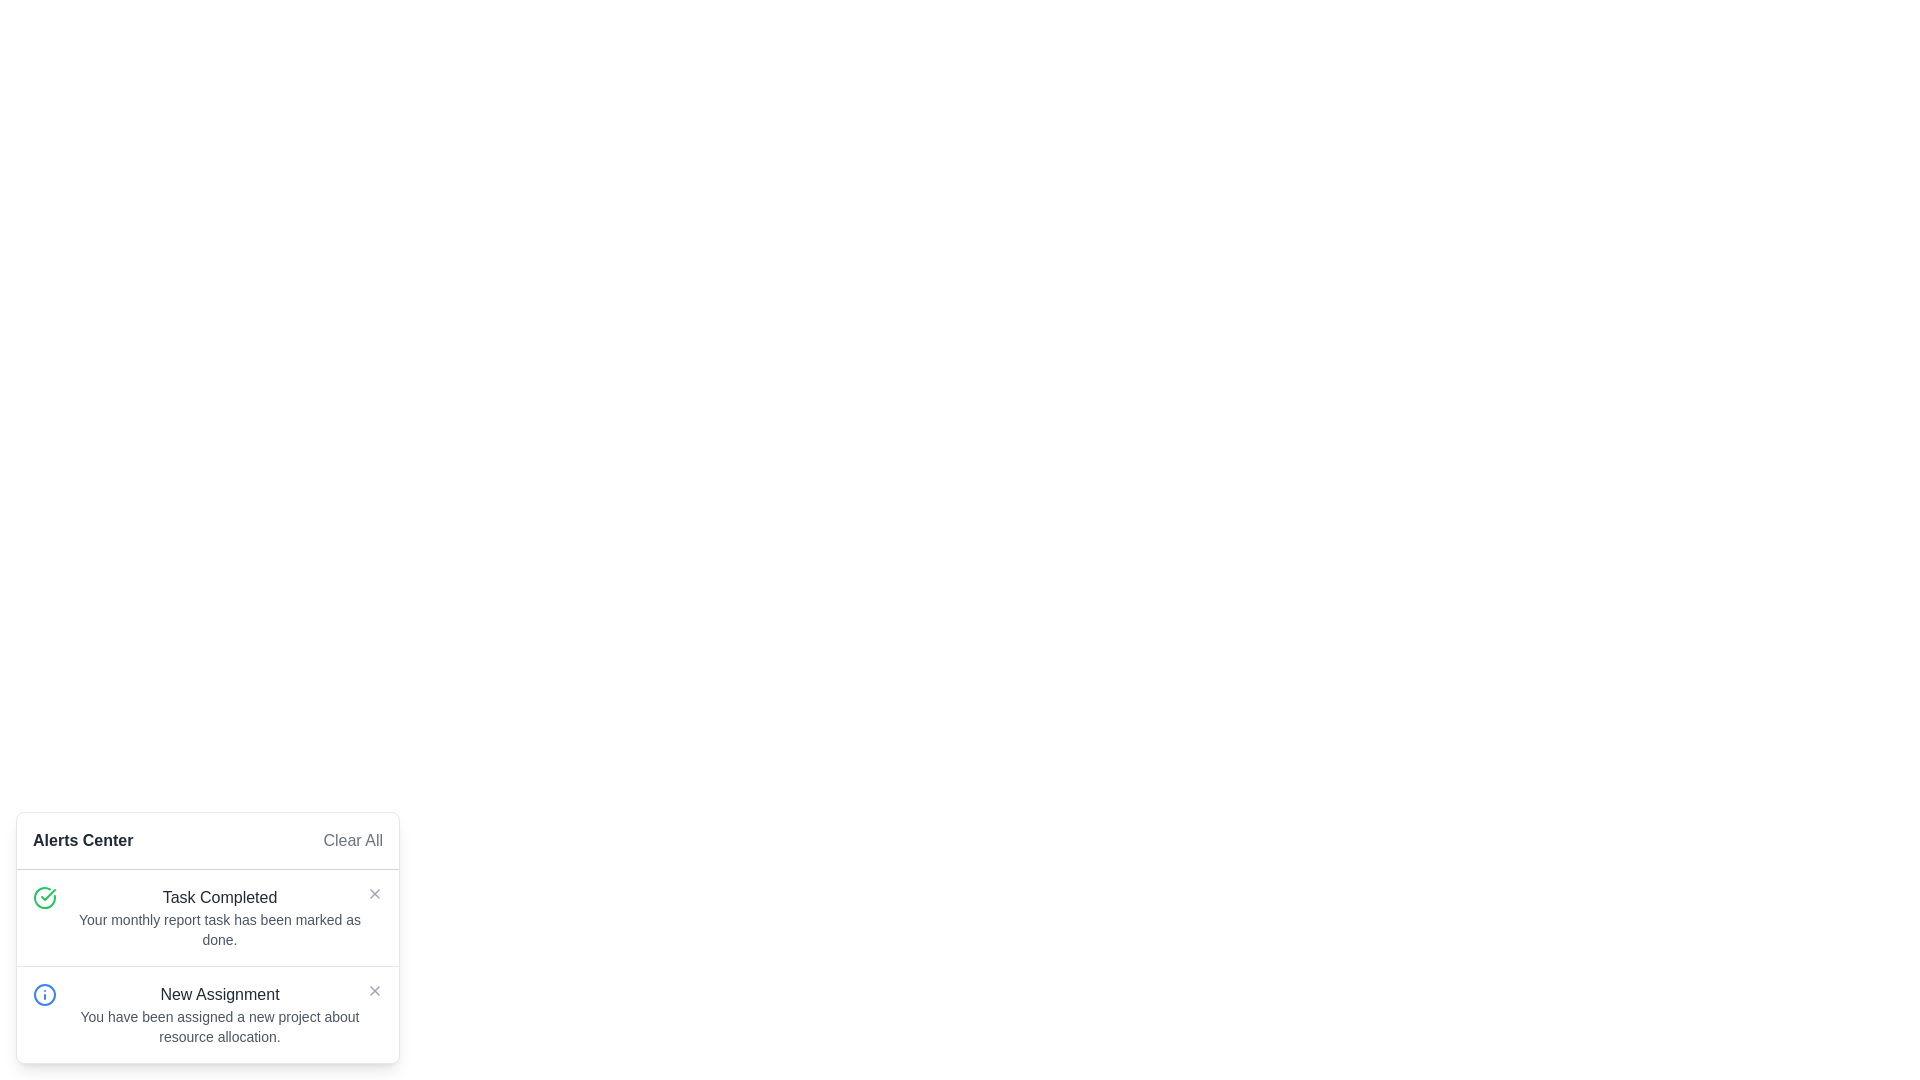 The width and height of the screenshot is (1920, 1080). What do you see at coordinates (220, 929) in the screenshot?
I see `the text label displaying 'Your monthly report task has been marked as done.' located under the heading 'Task Completed' in the 'Alerts Center.'` at bounding box center [220, 929].